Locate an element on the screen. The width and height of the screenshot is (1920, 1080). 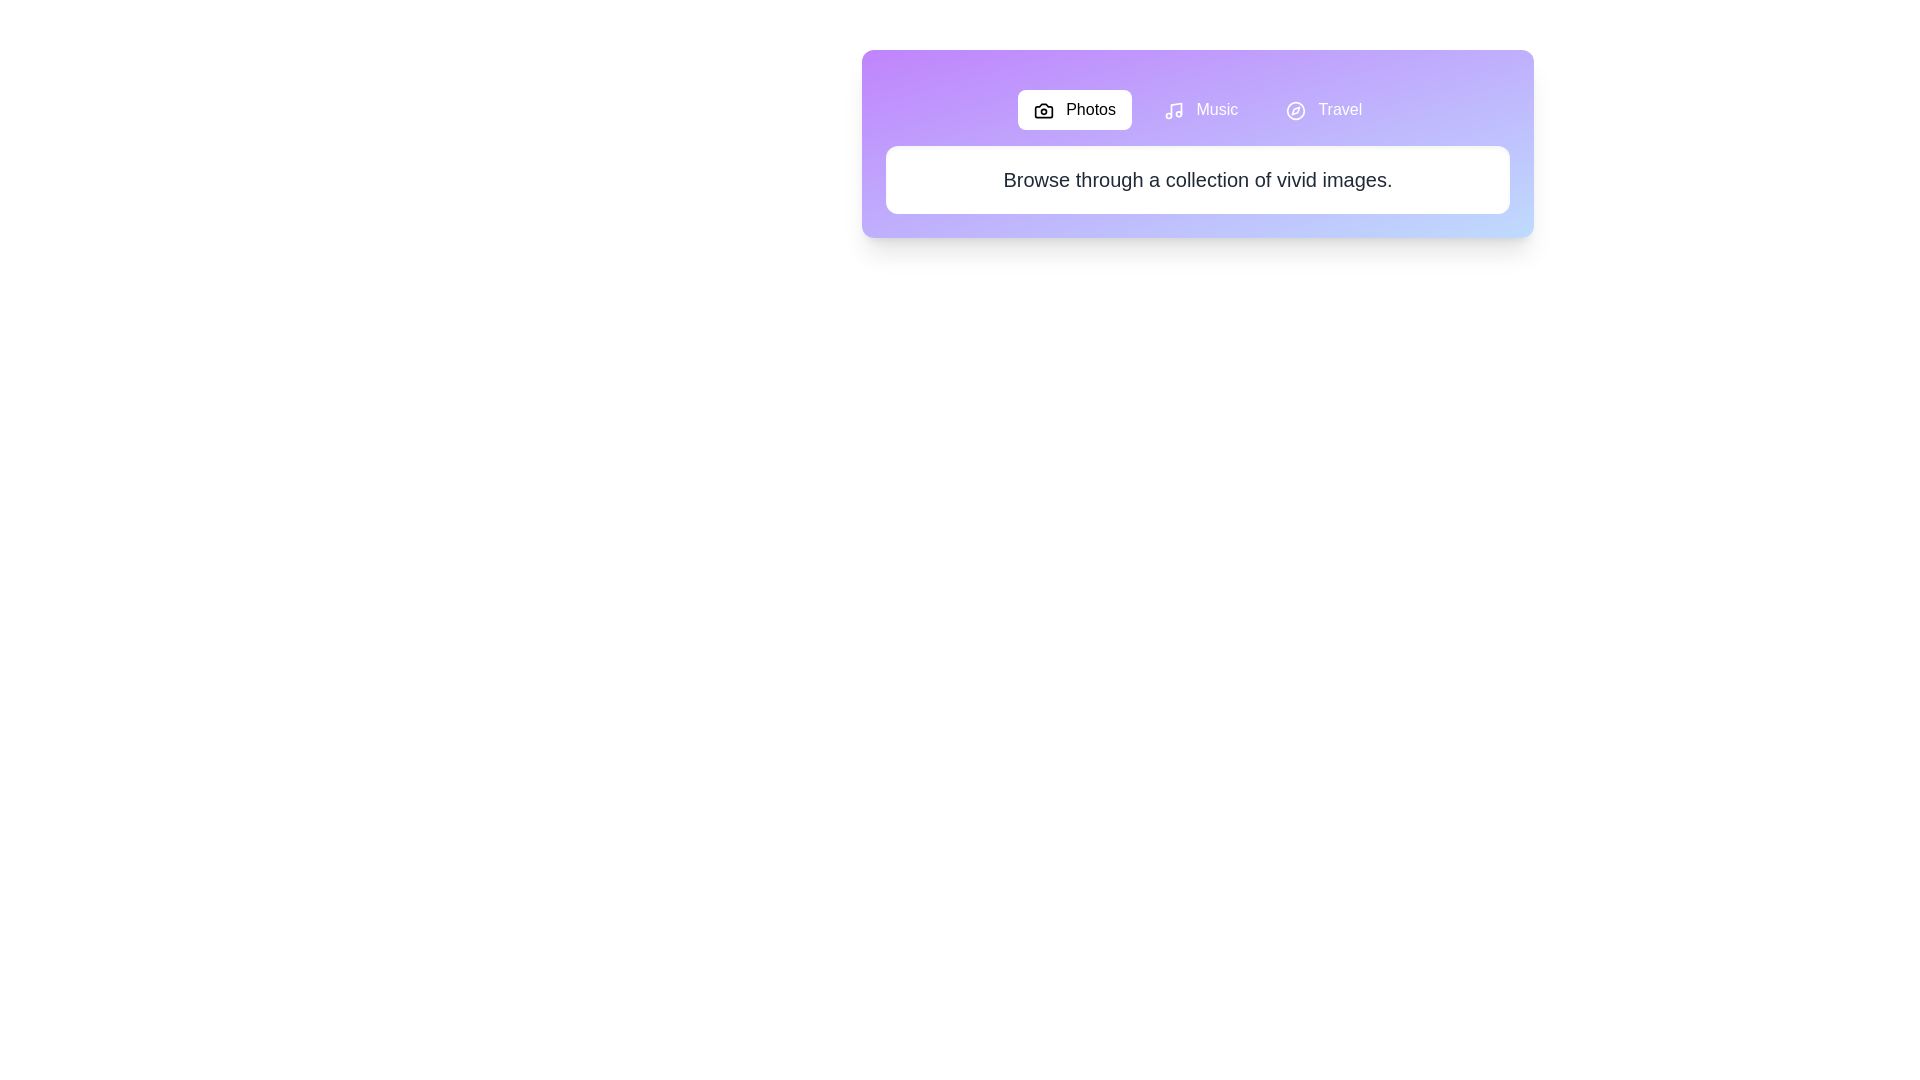
the tab labeled Music is located at coordinates (1200, 110).